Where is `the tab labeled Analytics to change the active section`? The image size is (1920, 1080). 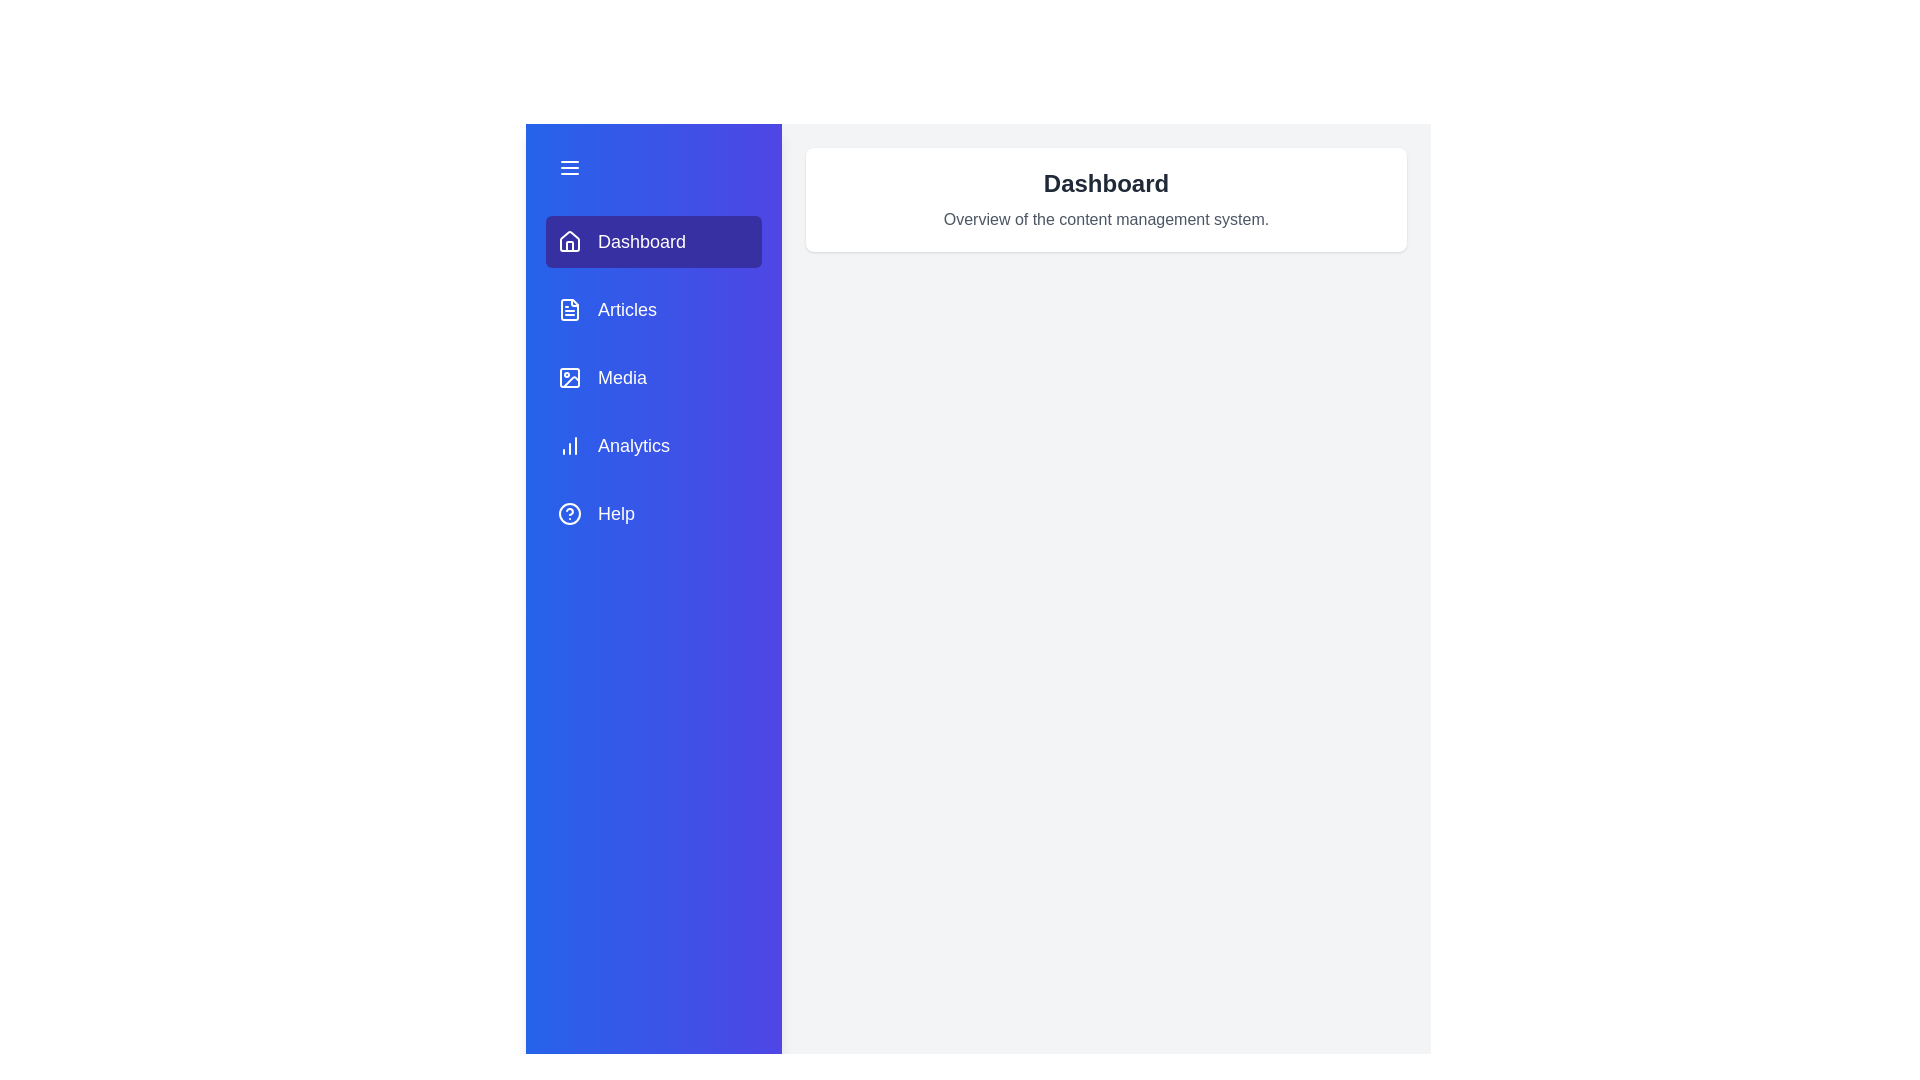 the tab labeled Analytics to change the active section is located at coordinates (653, 445).